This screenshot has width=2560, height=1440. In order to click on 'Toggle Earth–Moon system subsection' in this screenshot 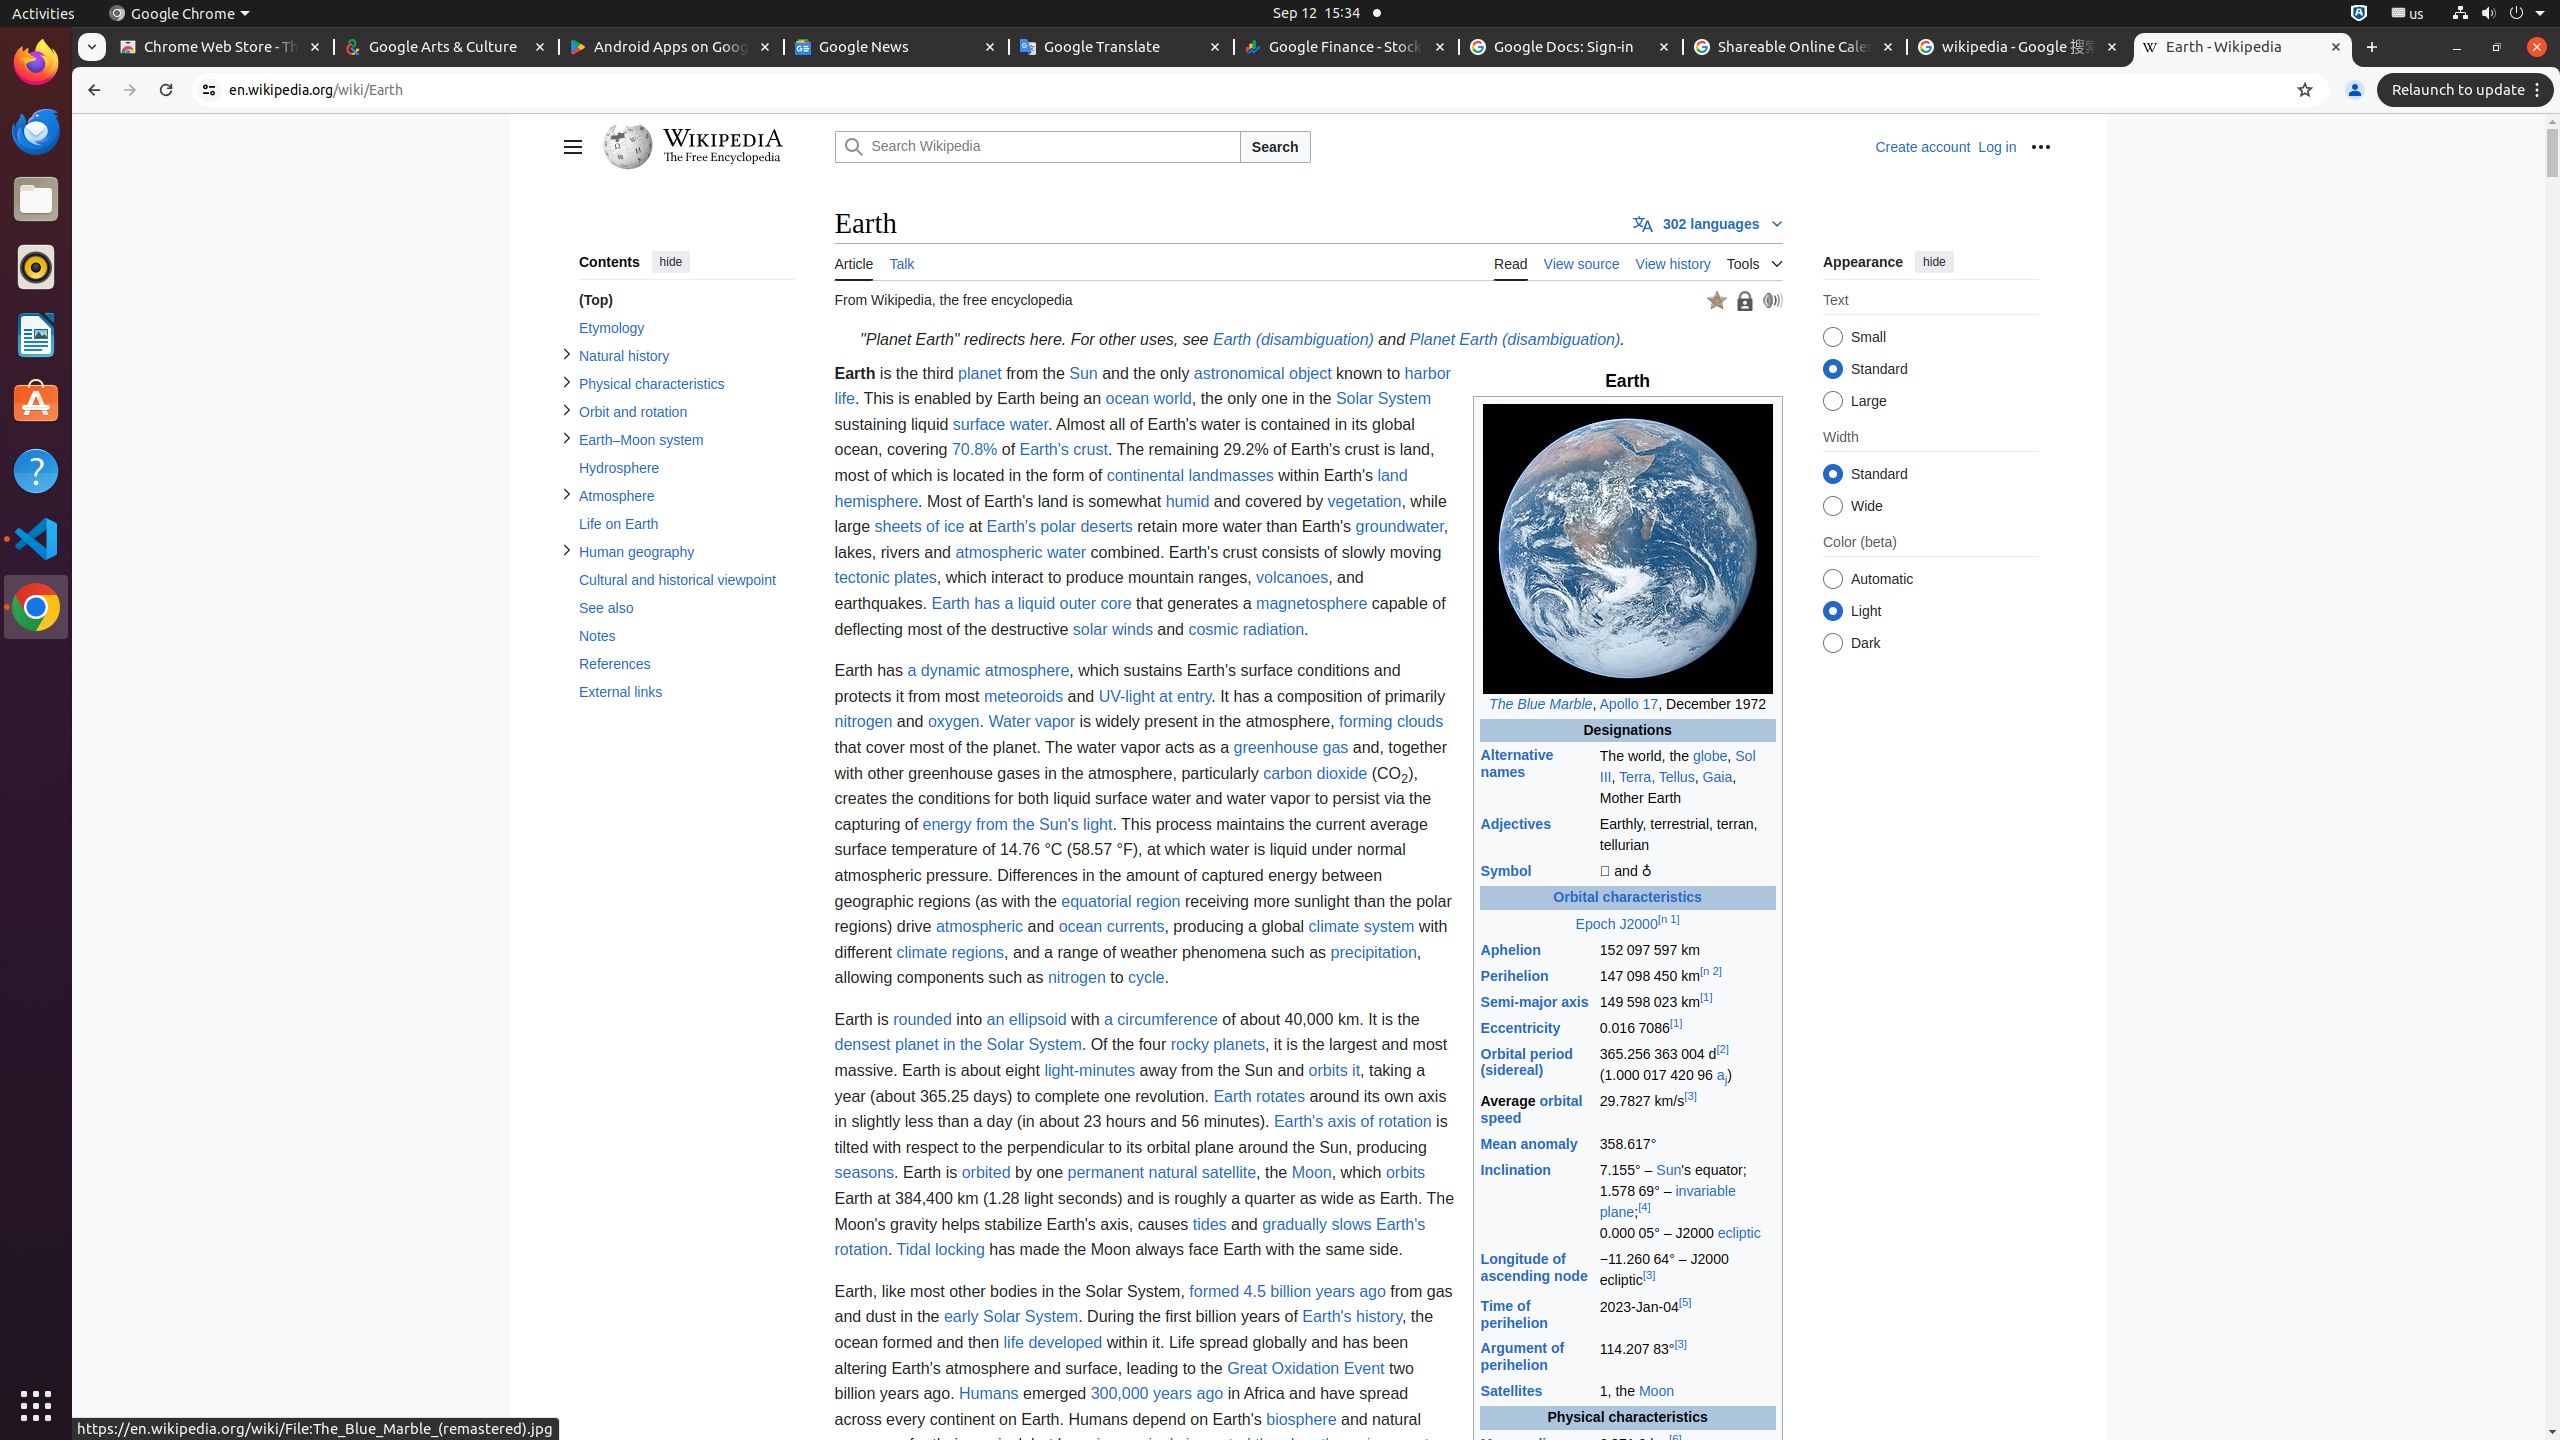, I will do `click(566, 437)`.